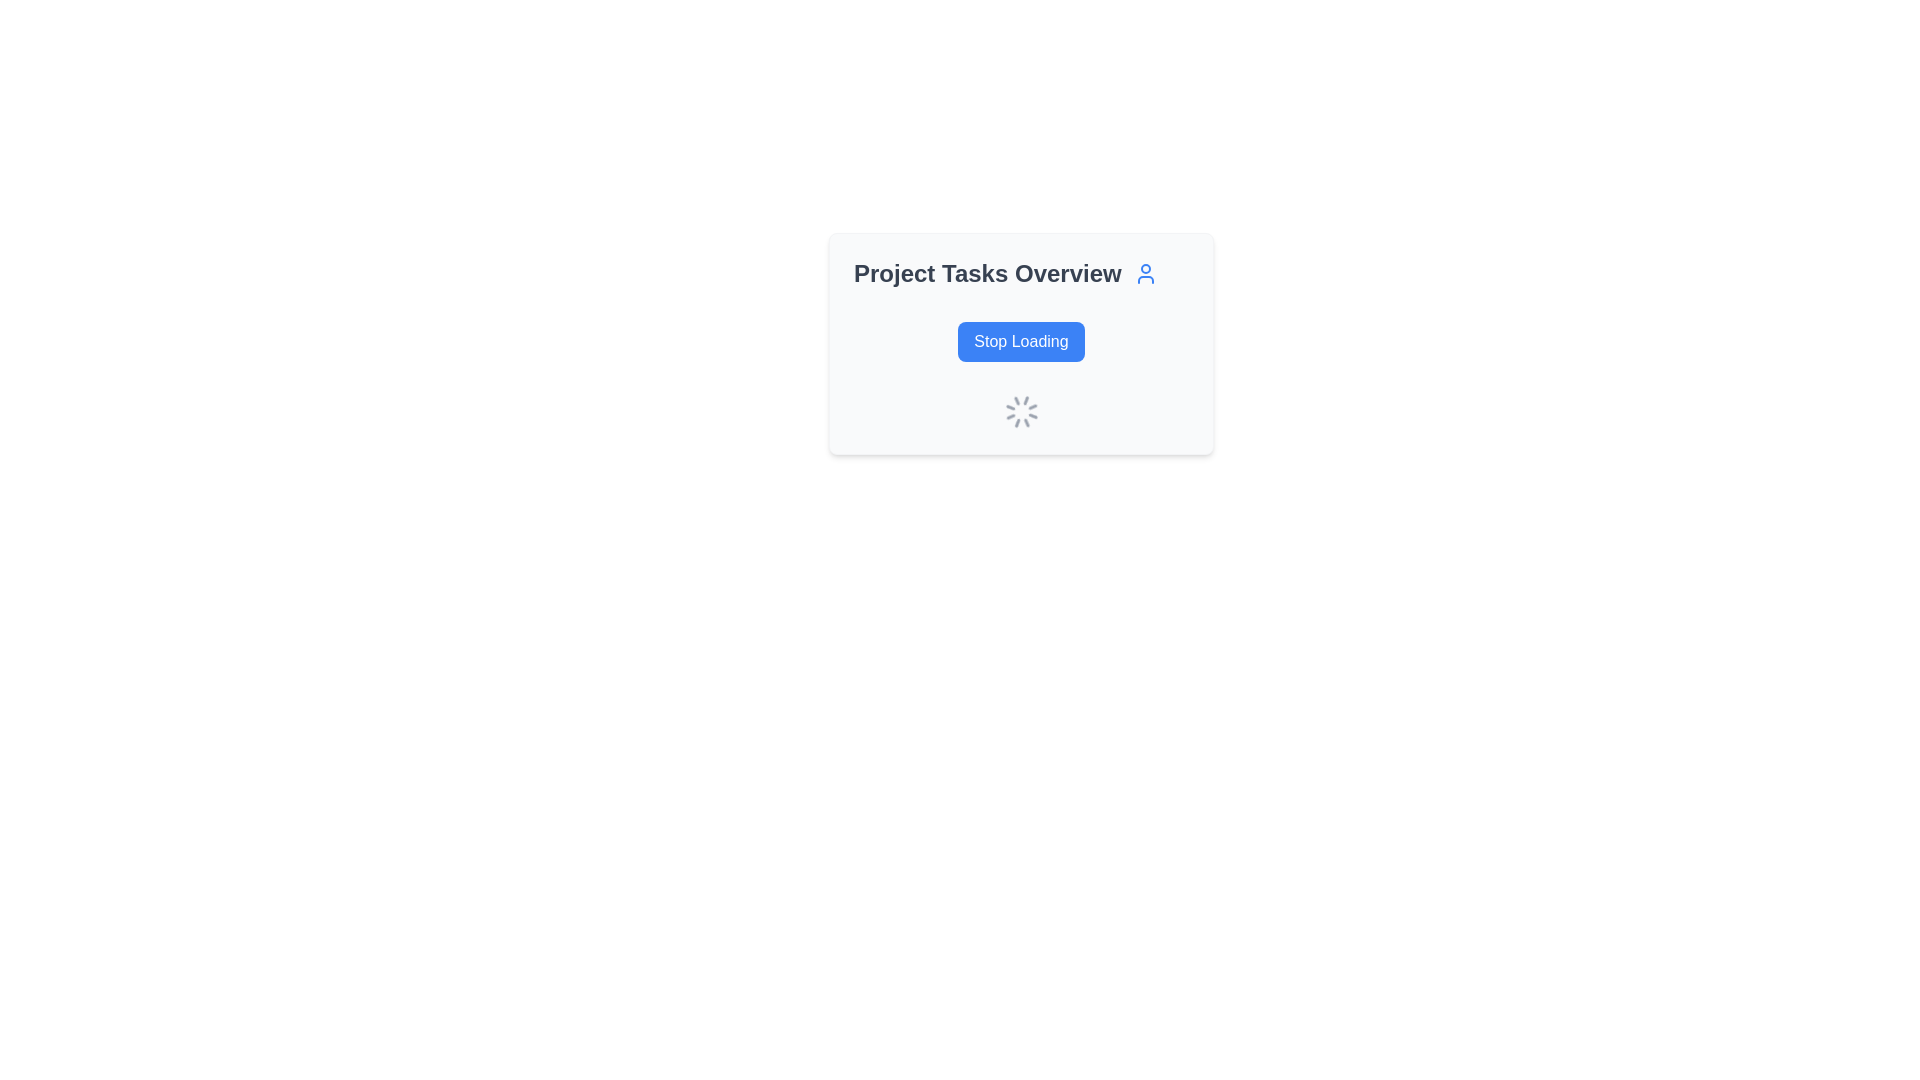 The image size is (1920, 1080). I want to click on the user icon located to the right of the heading text 'Project Tasks Overview', so click(1145, 273).